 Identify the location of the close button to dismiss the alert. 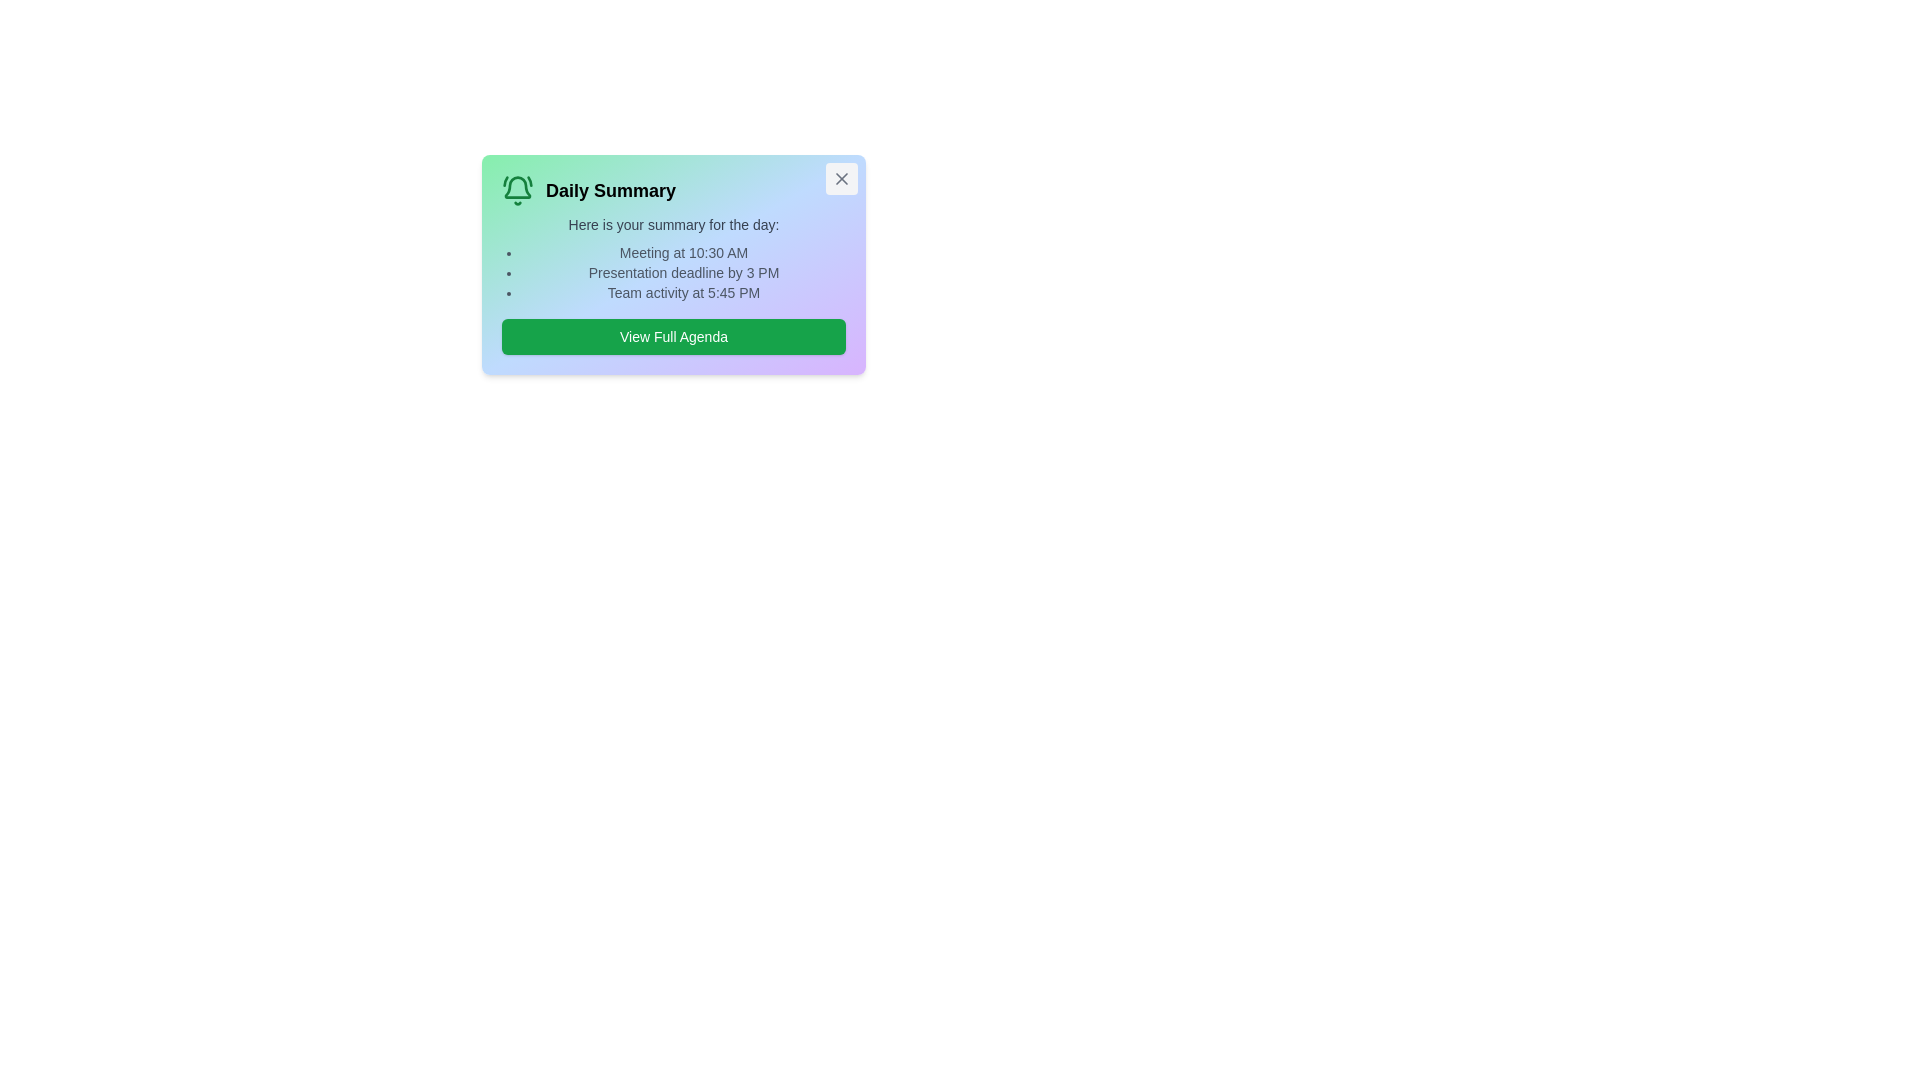
(841, 177).